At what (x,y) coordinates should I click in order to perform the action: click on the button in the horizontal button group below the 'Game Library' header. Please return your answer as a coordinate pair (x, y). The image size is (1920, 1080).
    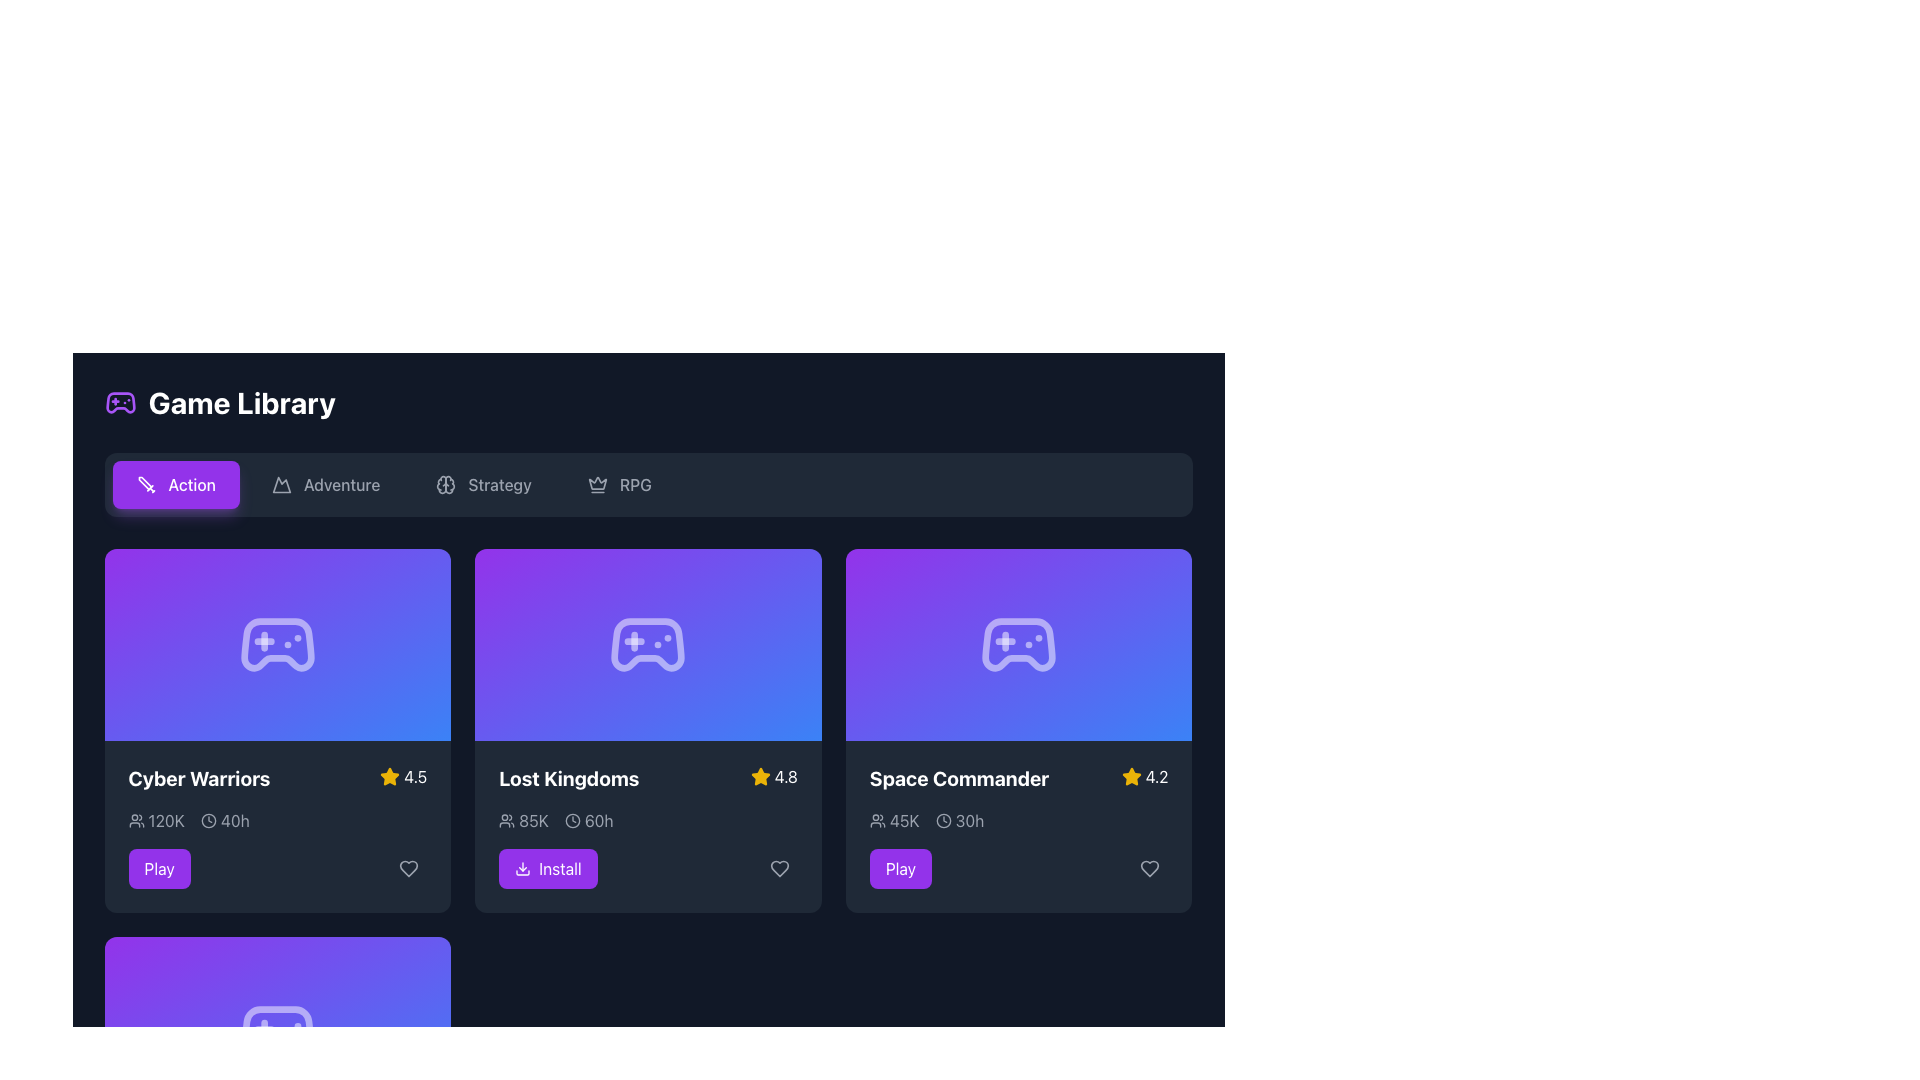
    Looking at the image, I should click on (648, 485).